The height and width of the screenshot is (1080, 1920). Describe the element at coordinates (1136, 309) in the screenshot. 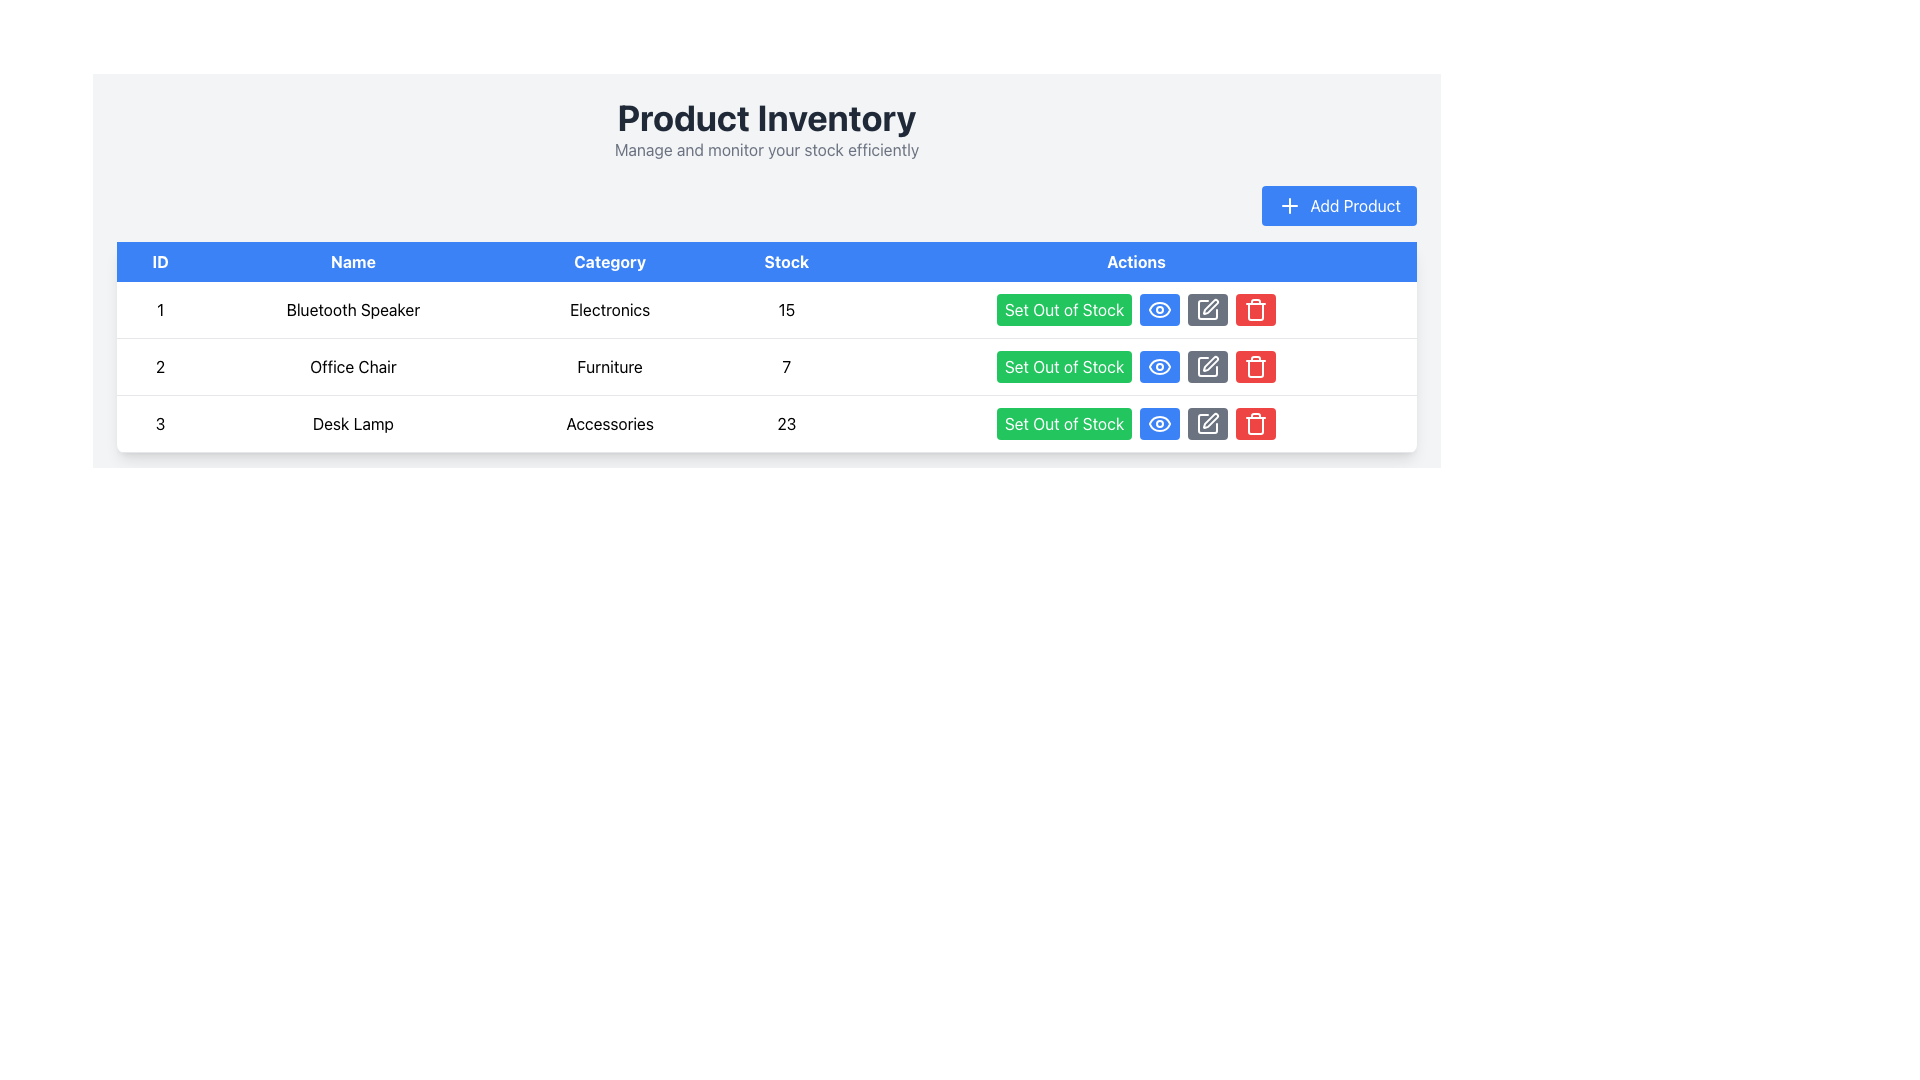

I see `the green button labeled 'Set Out of Stock' located in the 'Actions' column of the first row of the Product Inventory table, associated with the 'Bluetooth Speaker' product` at that location.